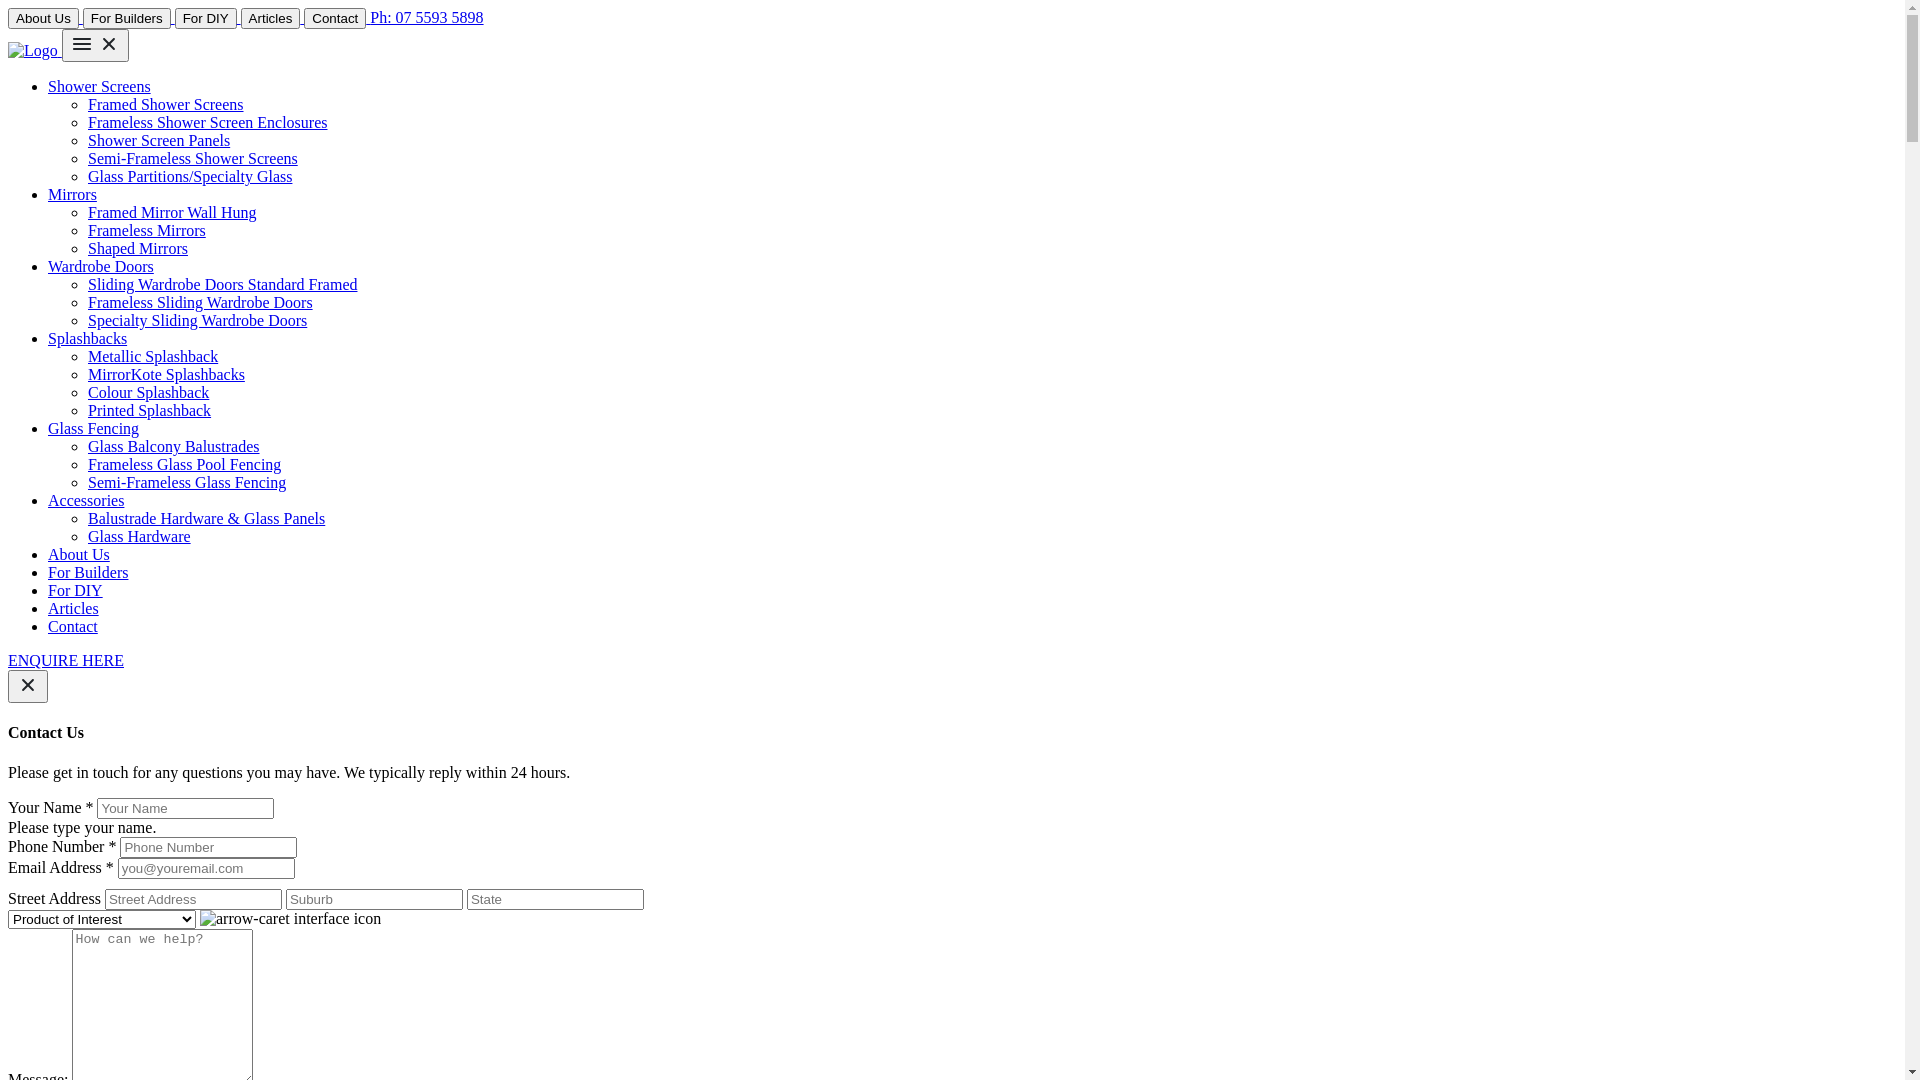  Describe the element at coordinates (166, 374) in the screenshot. I see `'MirrorKote Splashbacks'` at that location.